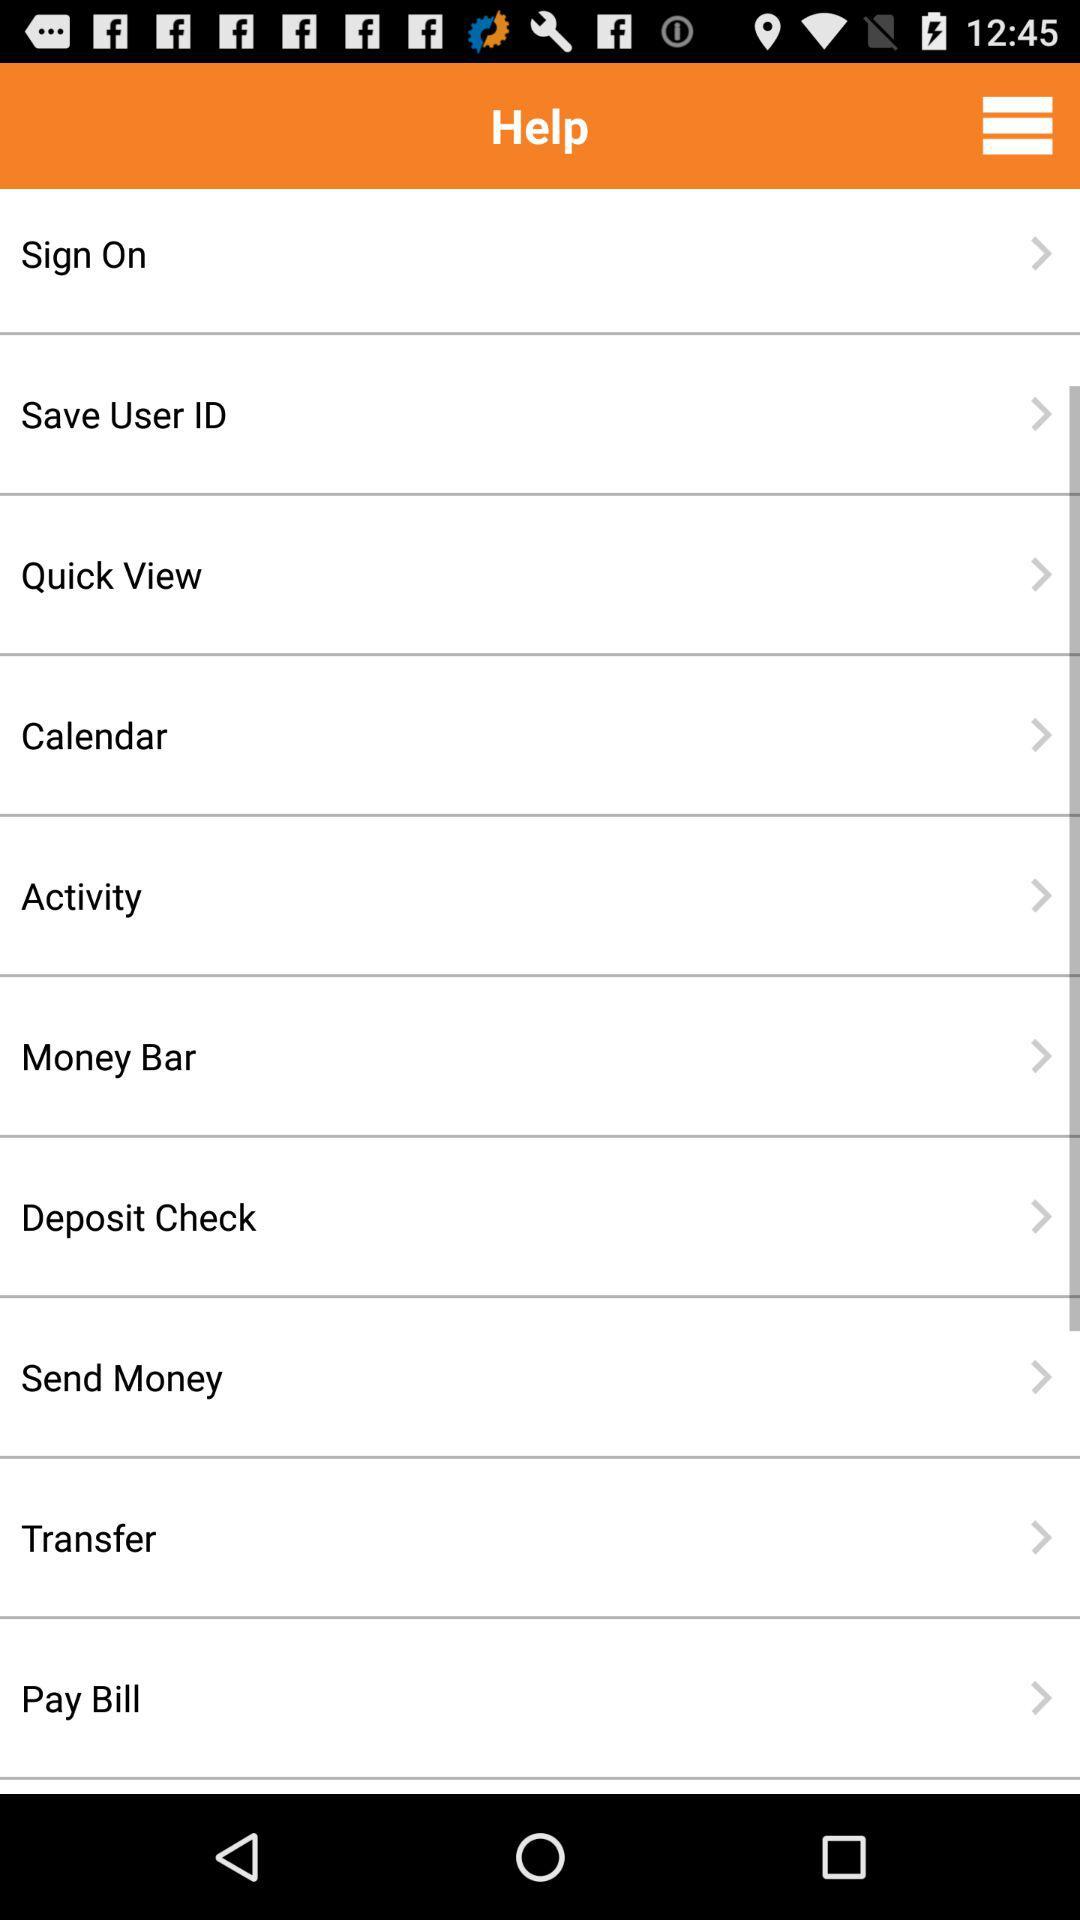  What do you see at coordinates (1017, 124) in the screenshot?
I see `open menu` at bounding box center [1017, 124].